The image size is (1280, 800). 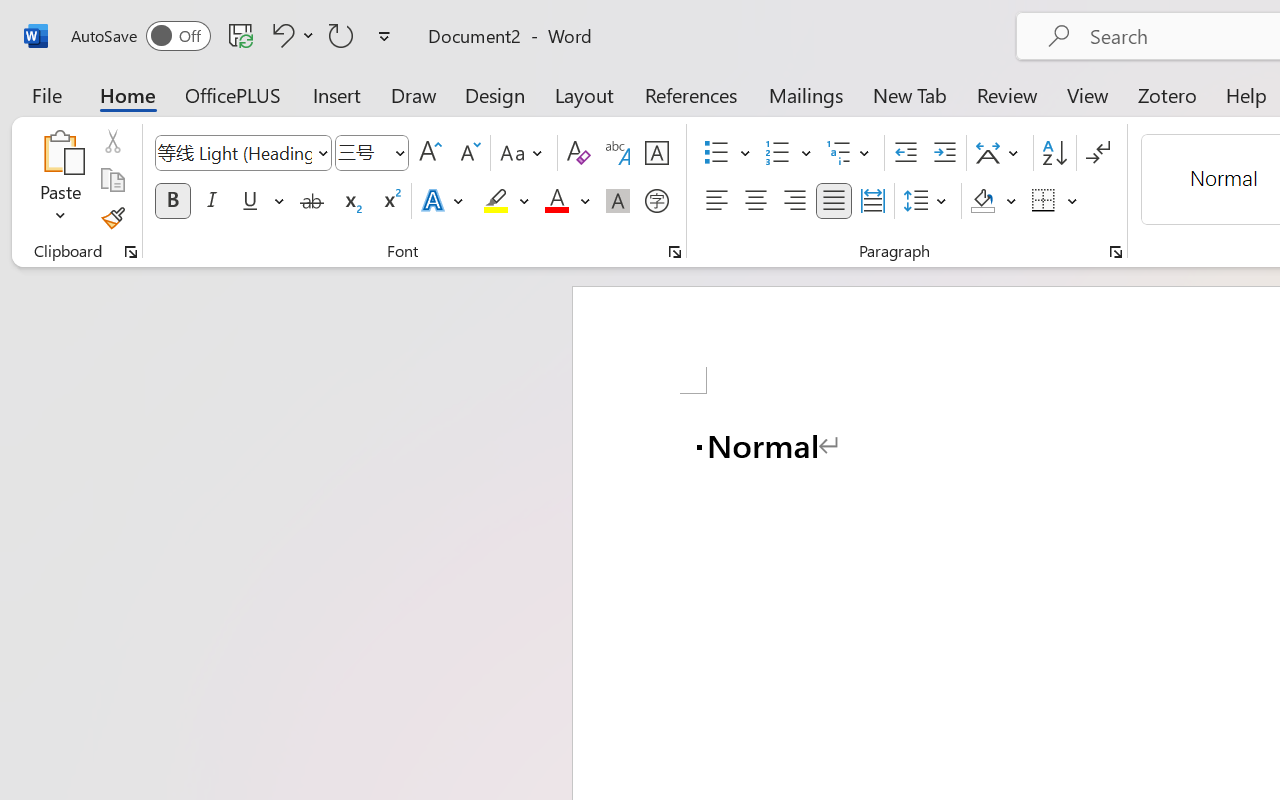 What do you see at coordinates (311, 201) in the screenshot?
I see `'Strikethrough'` at bounding box center [311, 201].